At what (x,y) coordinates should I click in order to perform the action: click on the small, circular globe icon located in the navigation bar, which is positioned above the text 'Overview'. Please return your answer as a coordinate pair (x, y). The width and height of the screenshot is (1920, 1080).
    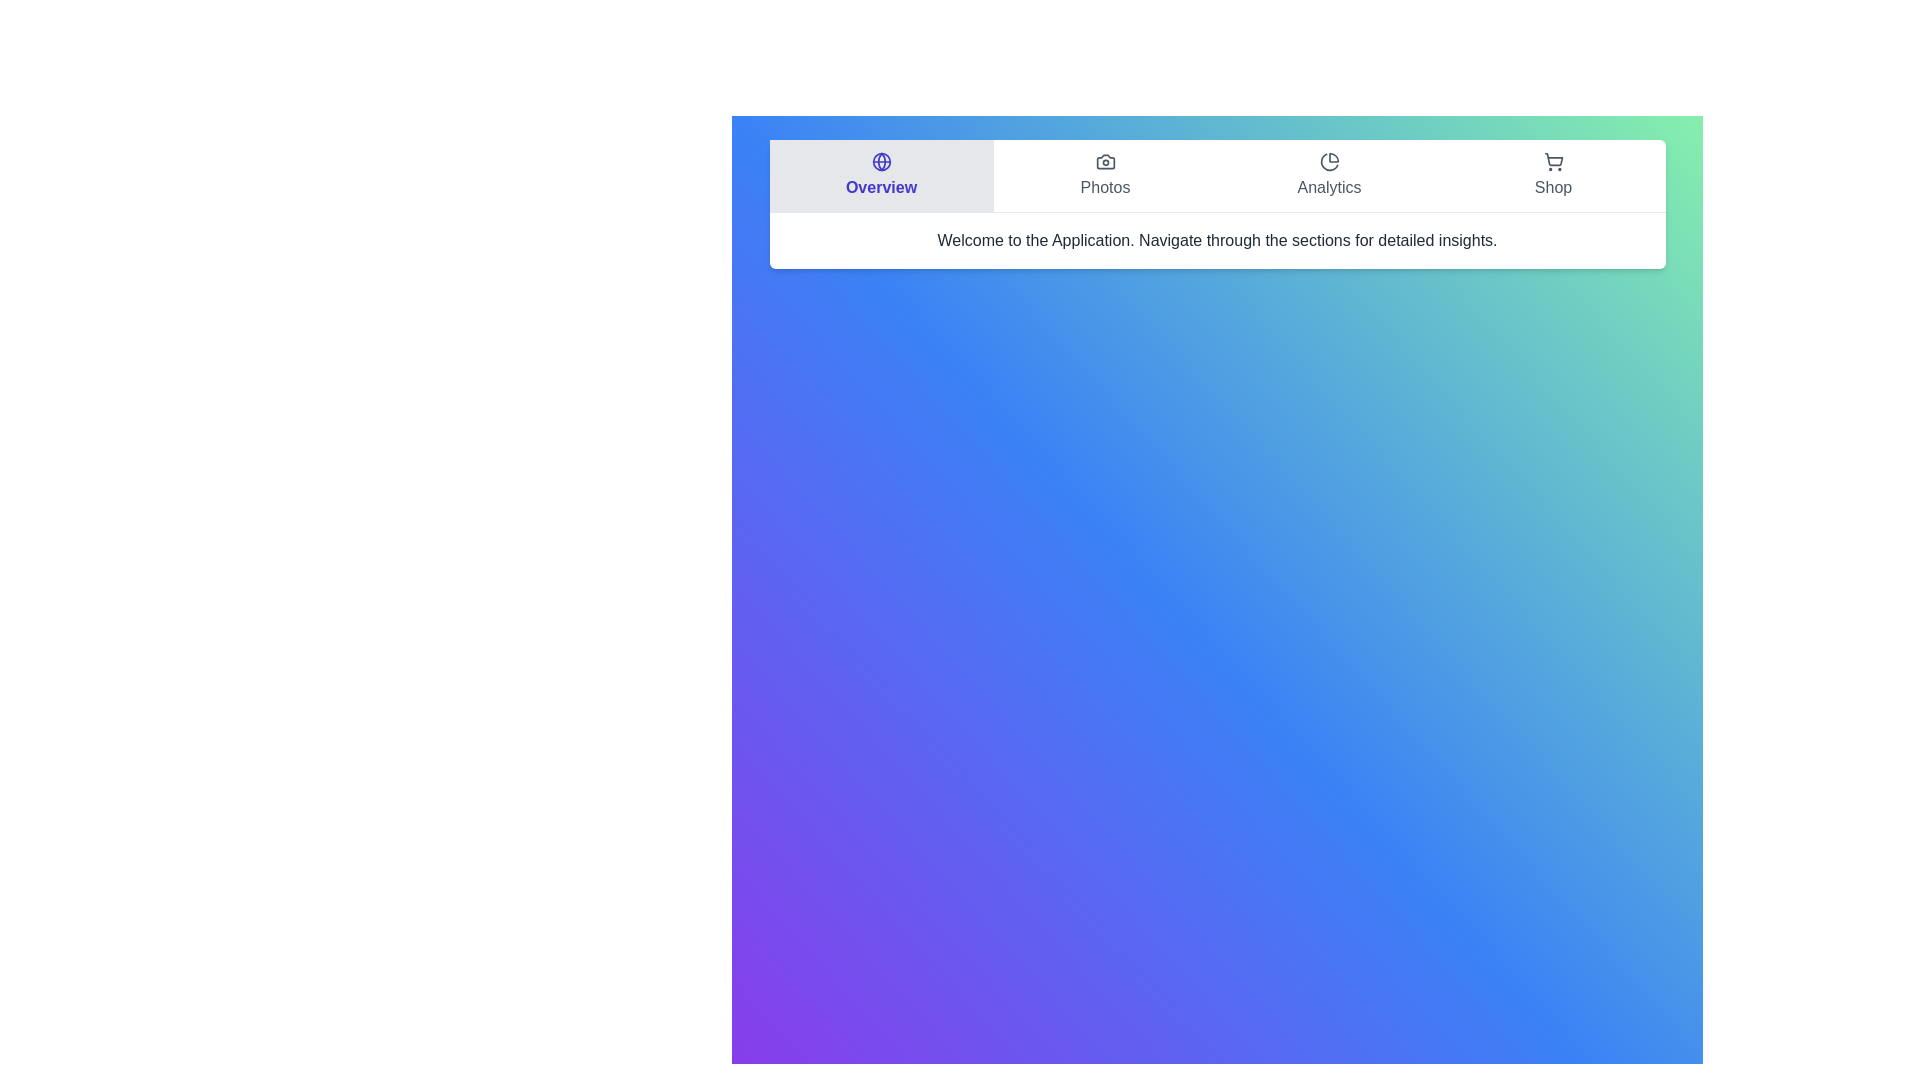
    Looking at the image, I should click on (880, 161).